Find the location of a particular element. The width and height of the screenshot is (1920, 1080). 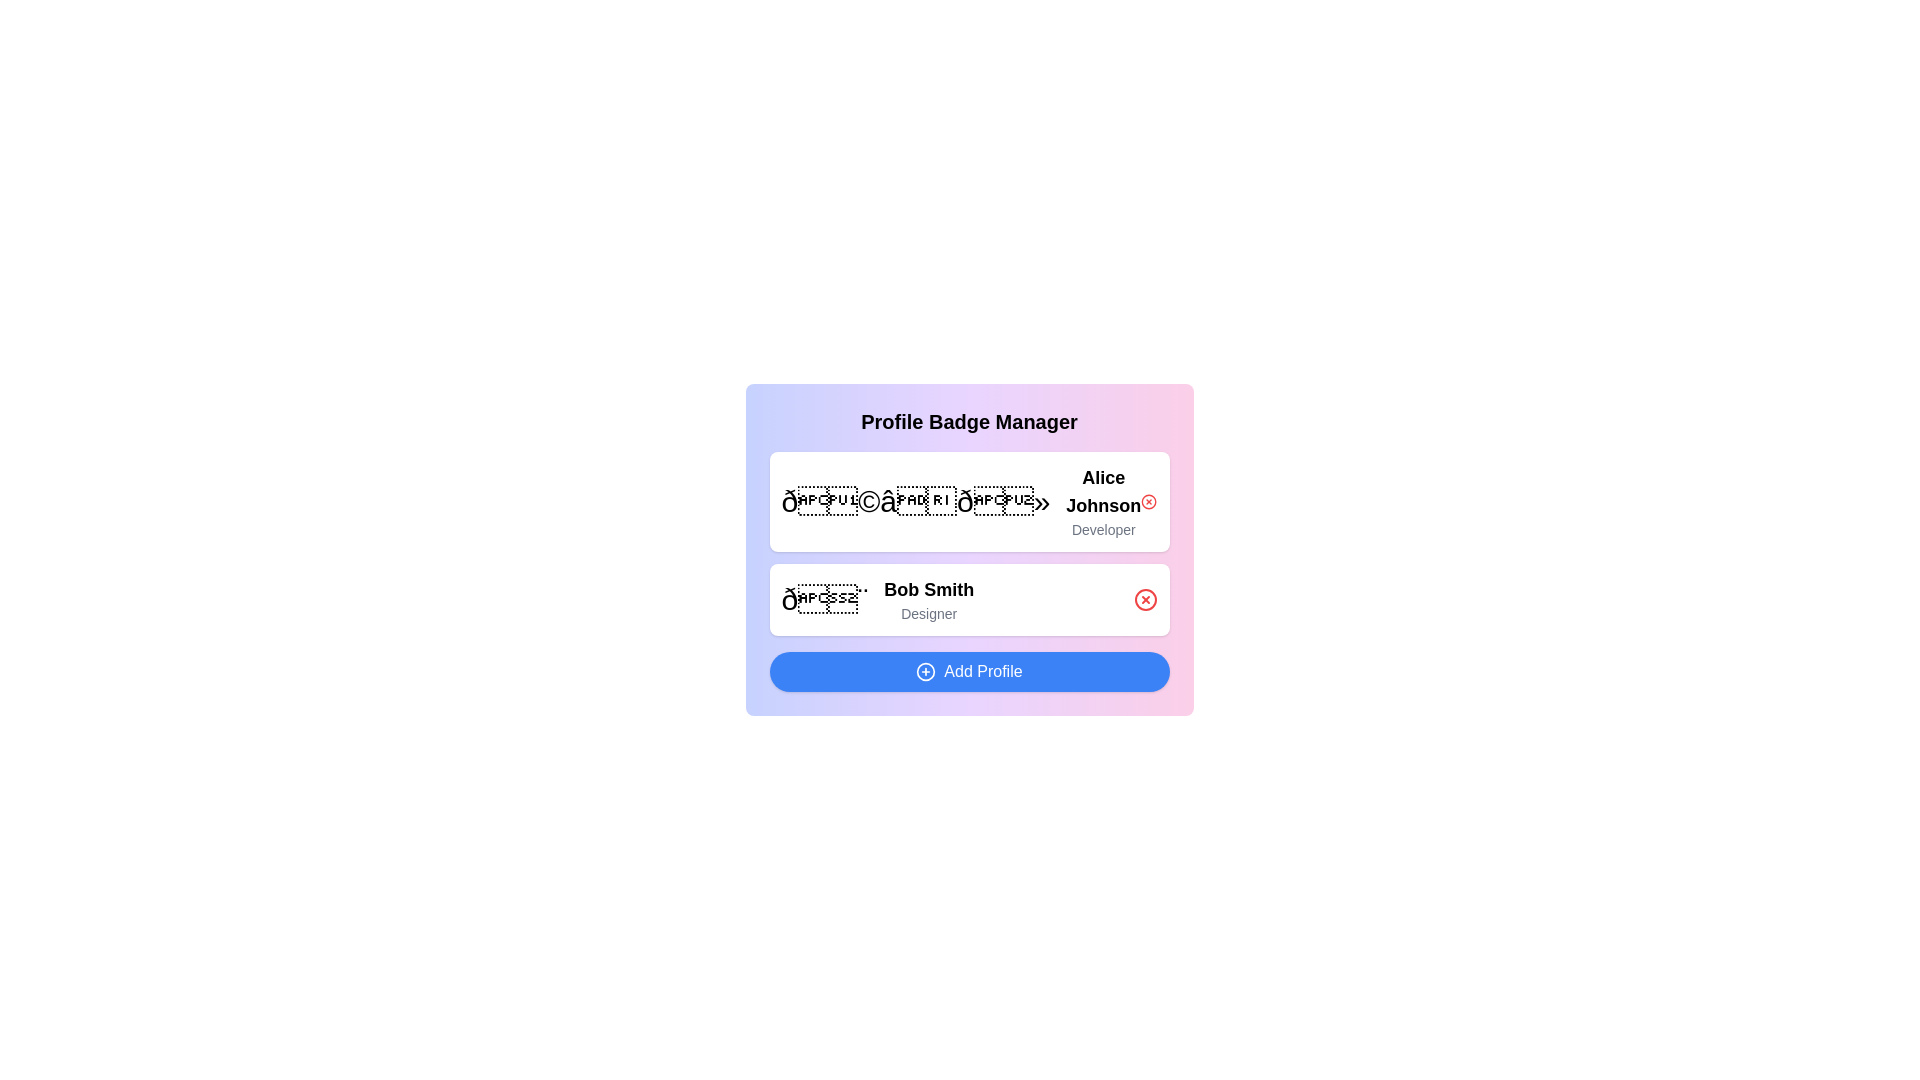

the remove button for the profile Bob Smith is located at coordinates (1145, 599).